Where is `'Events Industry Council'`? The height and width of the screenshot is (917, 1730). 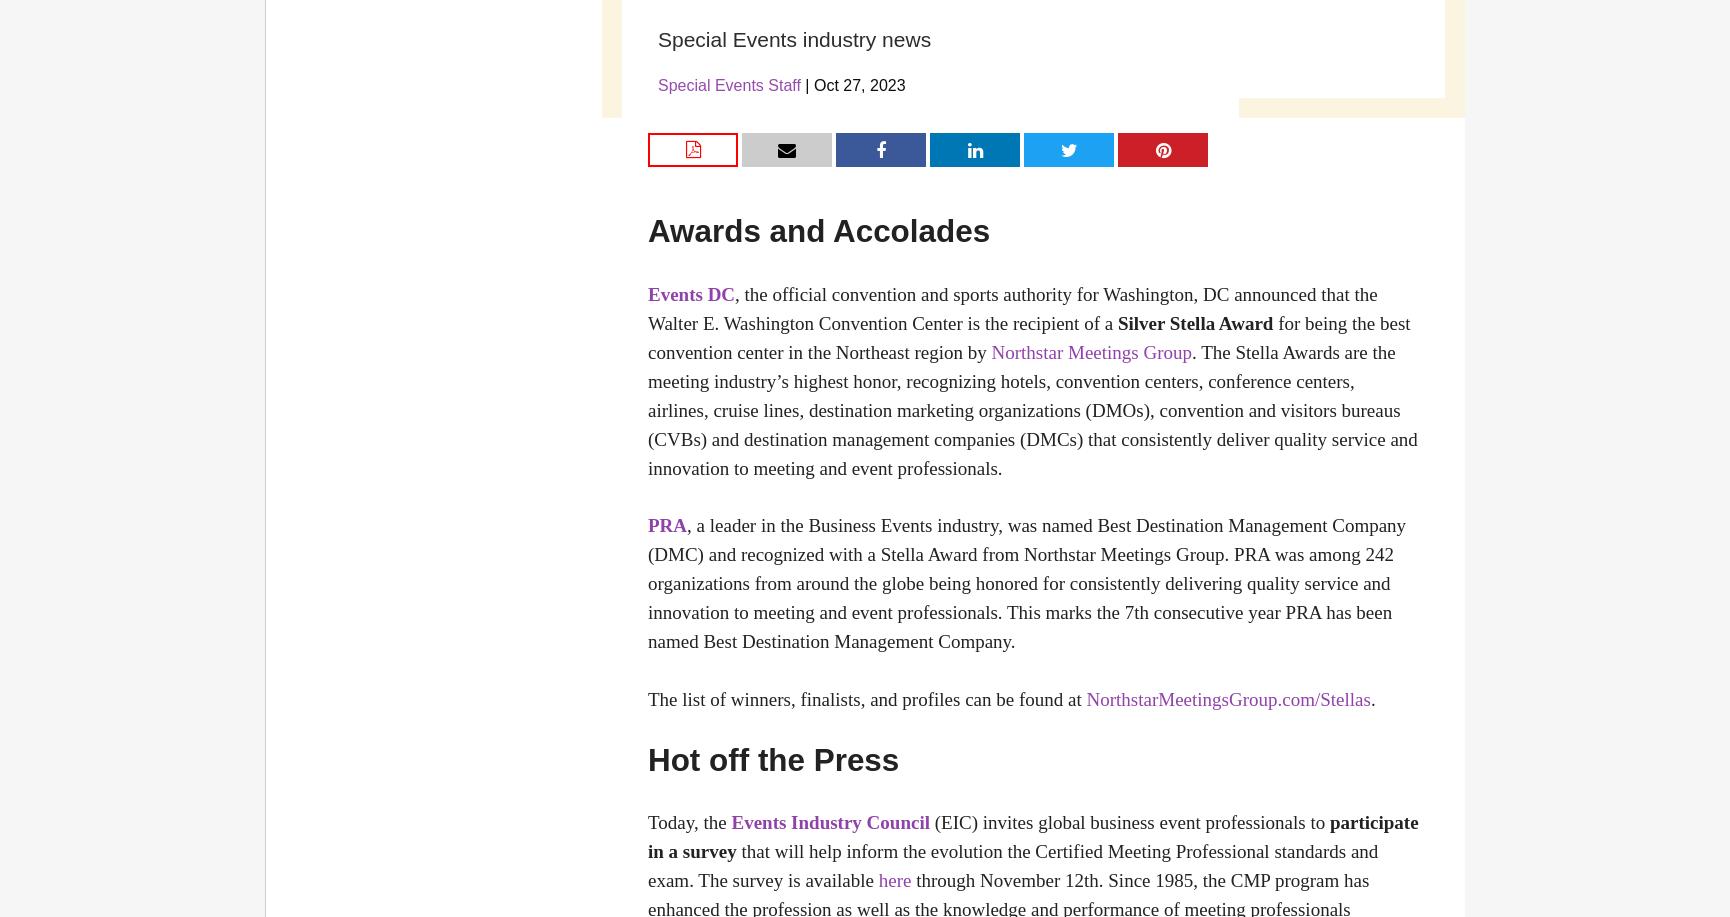
'Events Industry Council' is located at coordinates (829, 822).